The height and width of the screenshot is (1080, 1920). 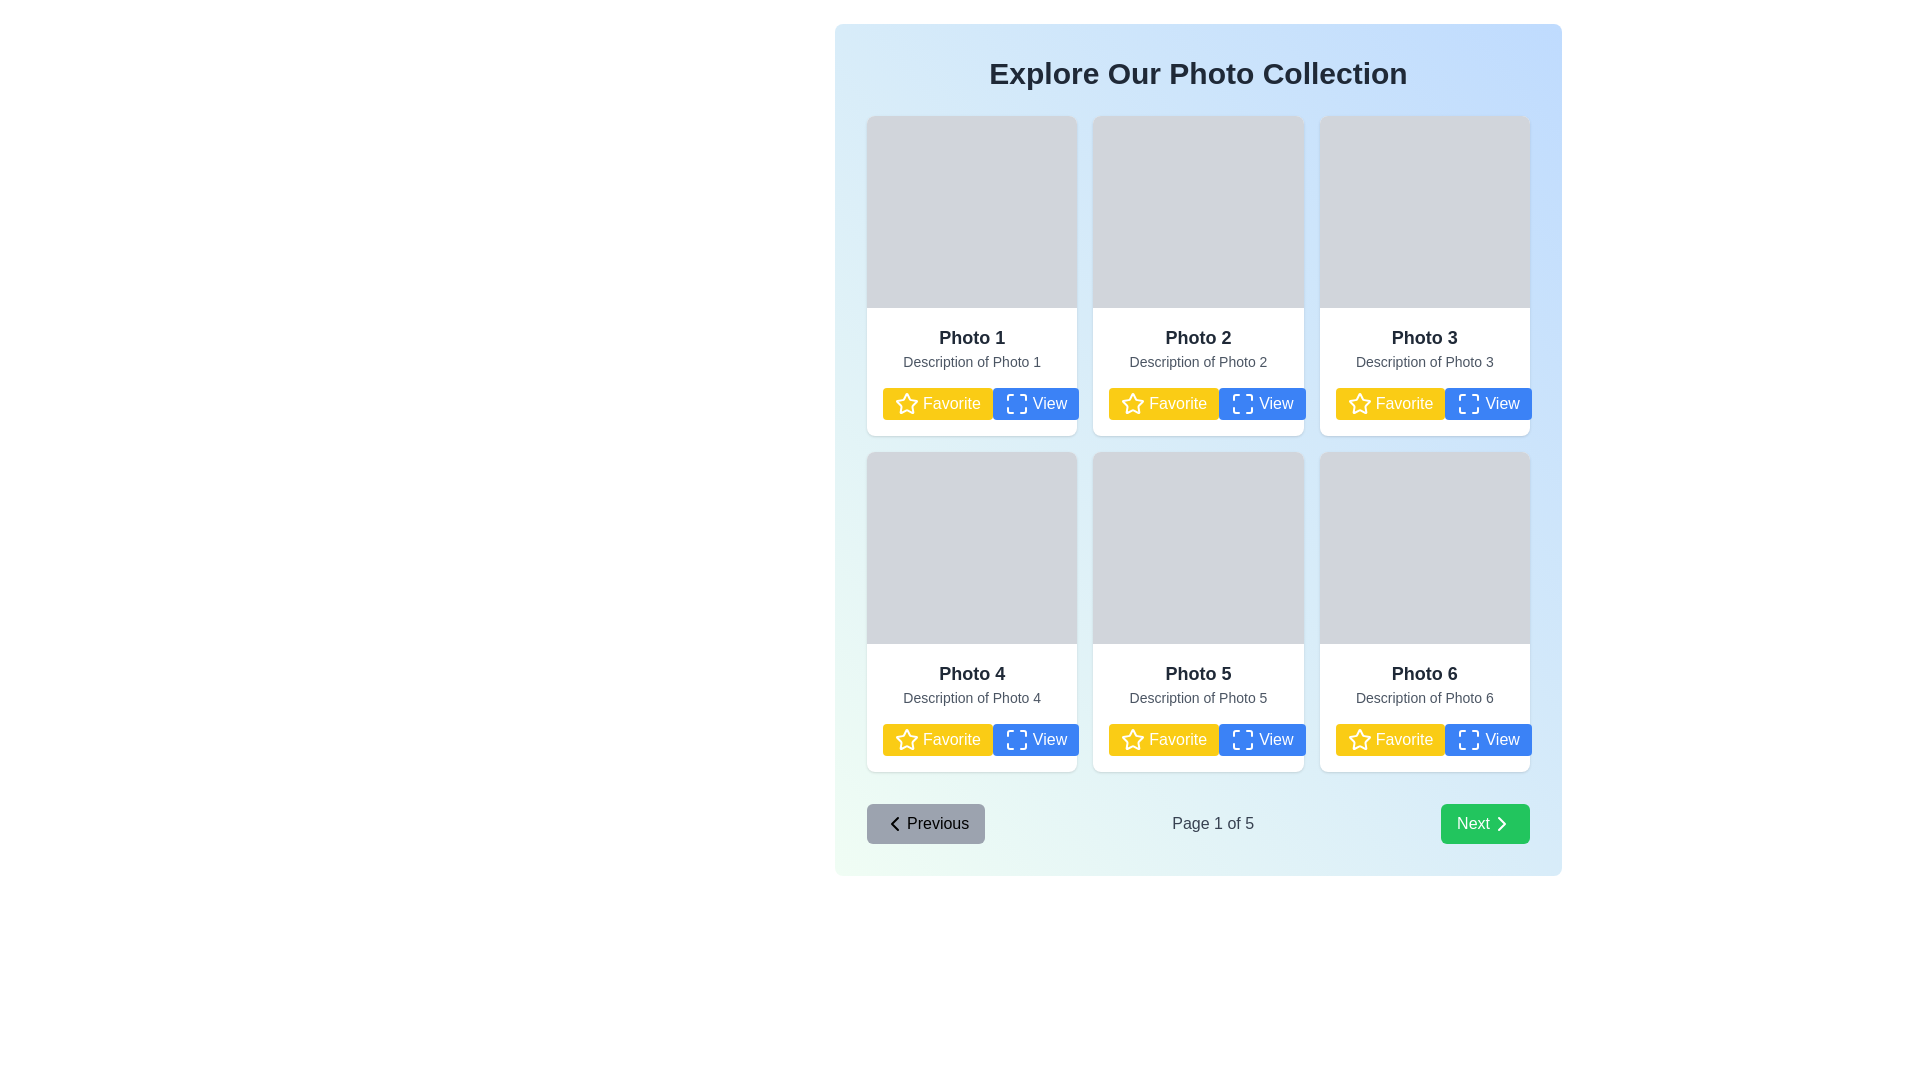 I want to click on the yellow star icon representing the 'Favorite' option for media content, so click(x=906, y=739).